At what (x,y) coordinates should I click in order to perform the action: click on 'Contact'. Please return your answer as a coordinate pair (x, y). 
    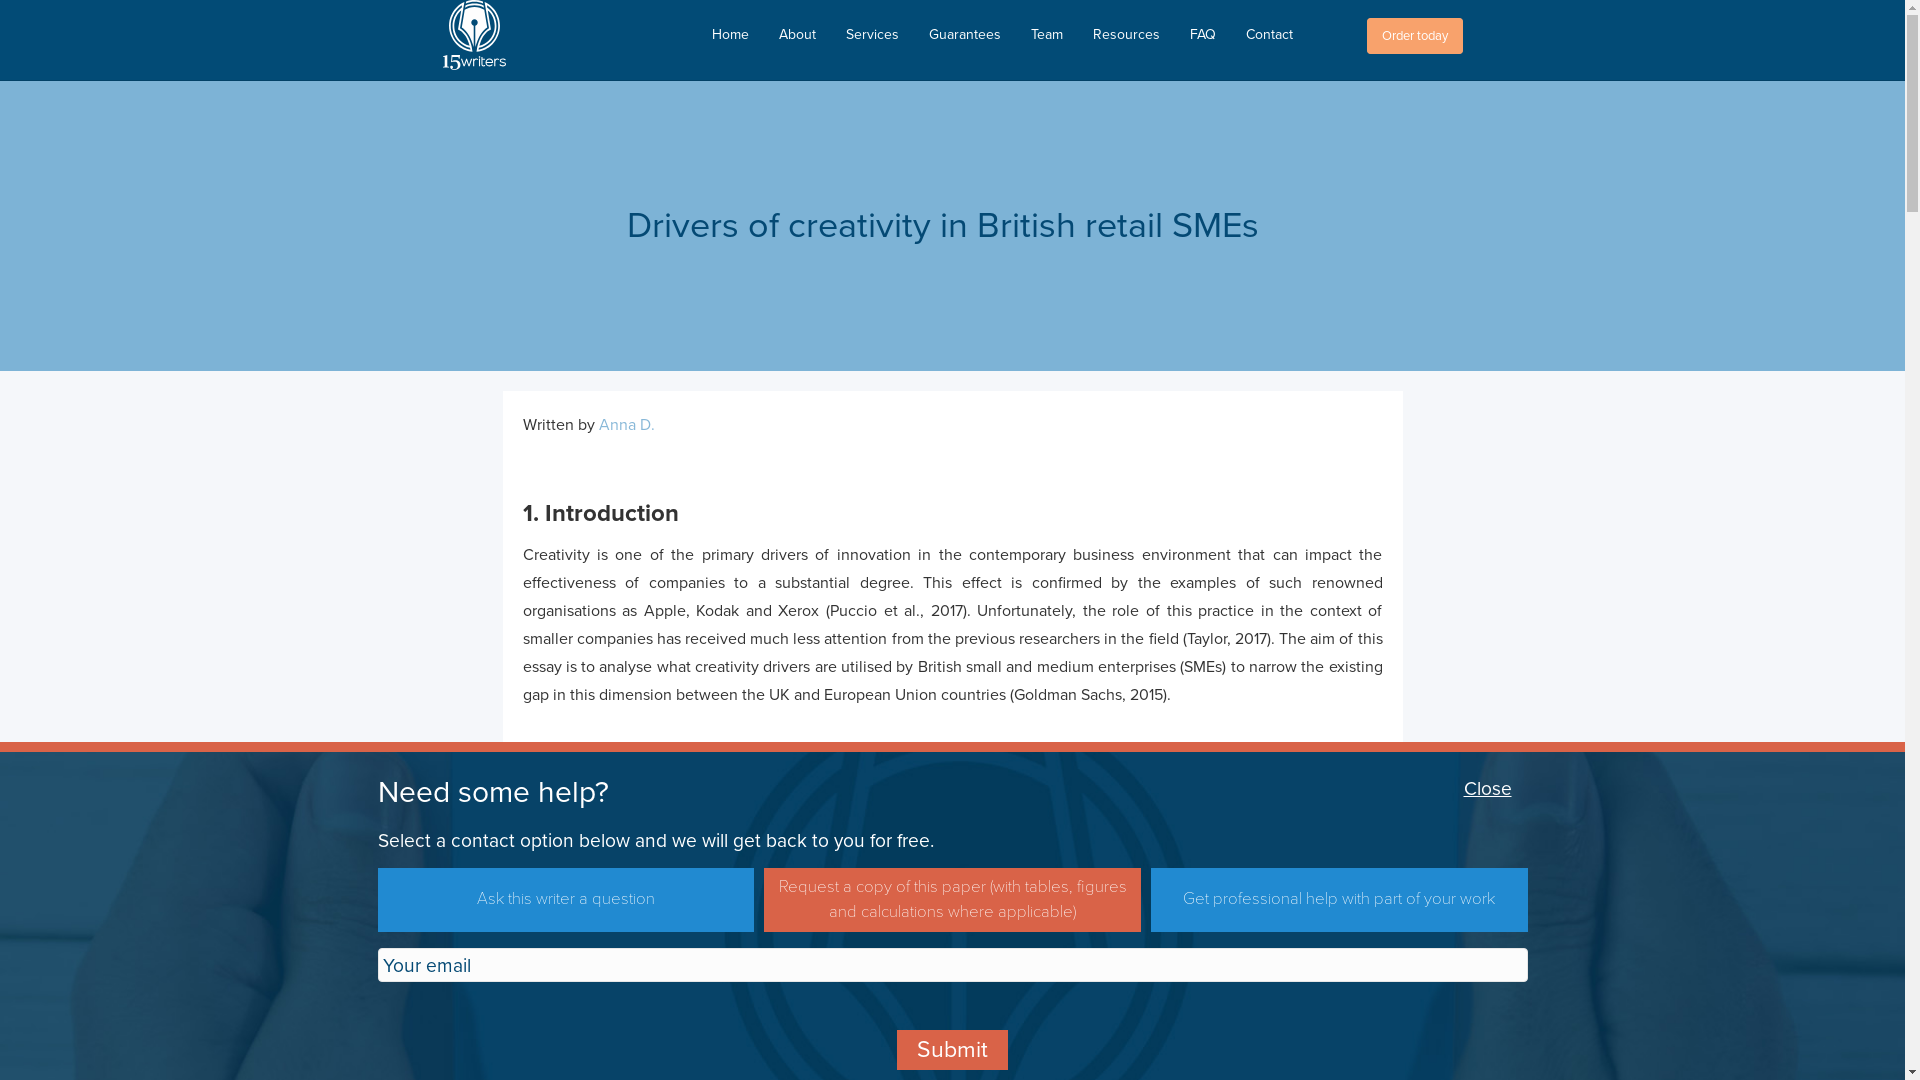
    Looking at the image, I should click on (1260, 34).